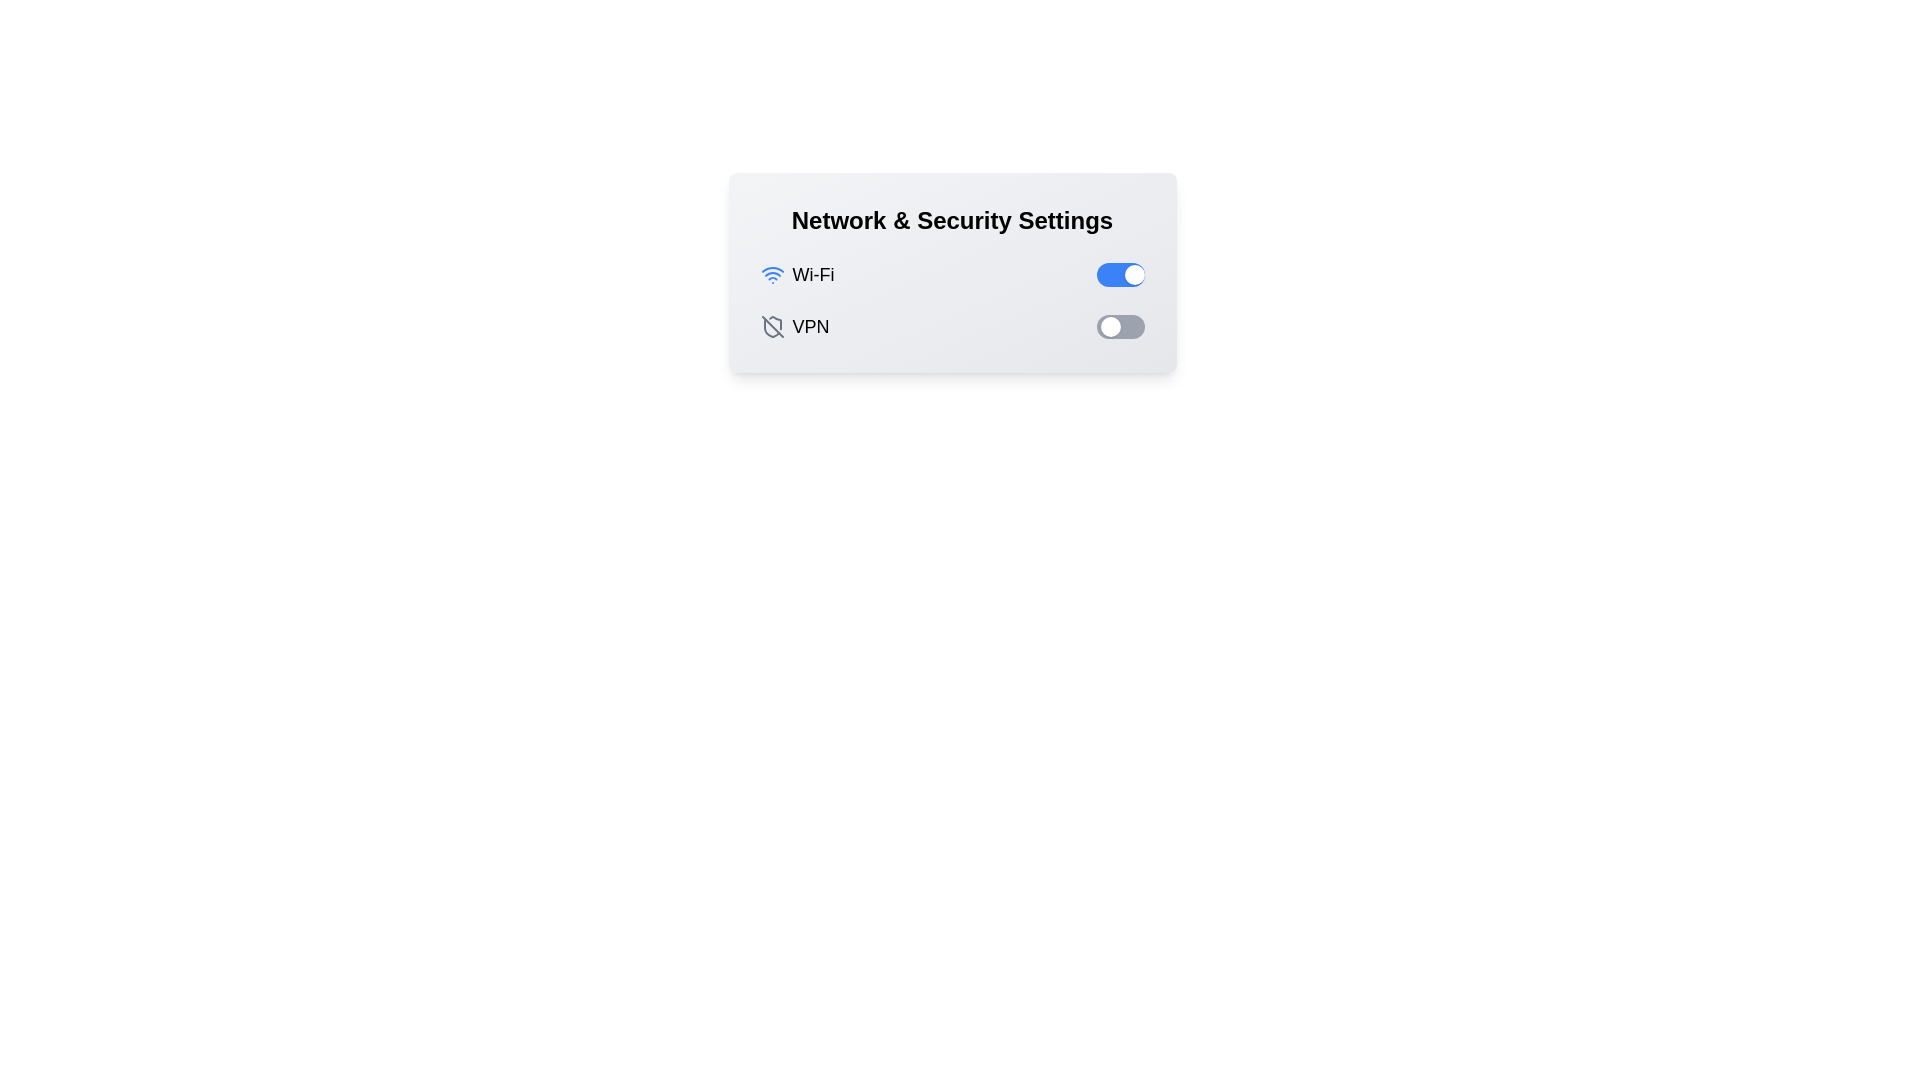 The image size is (1920, 1080). I want to click on the informational text element for the VPN feature located to the left of the toggle switch, which is the second entry below the Wi-Fi label, so click(794, 326).